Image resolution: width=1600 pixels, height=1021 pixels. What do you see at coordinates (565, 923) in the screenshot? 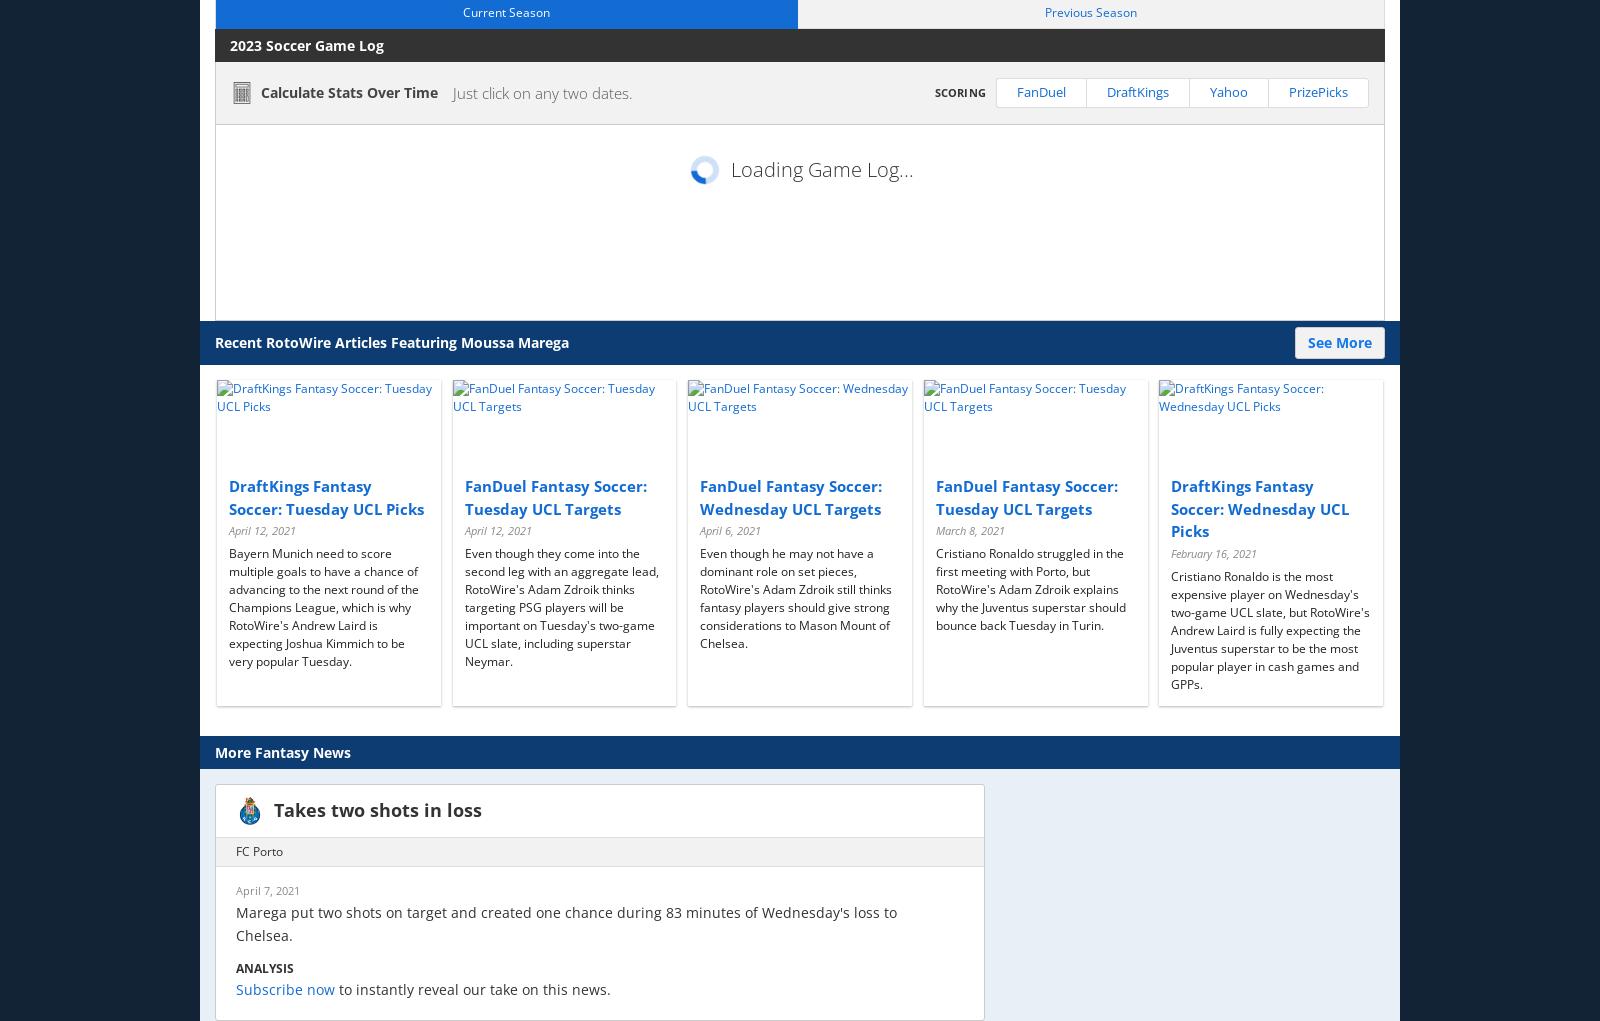
I see `'Marega put two shots on target and created one chance during 83 minutes of Wednesday's loss to Chelsea.'` at bounding box center [565, 923].